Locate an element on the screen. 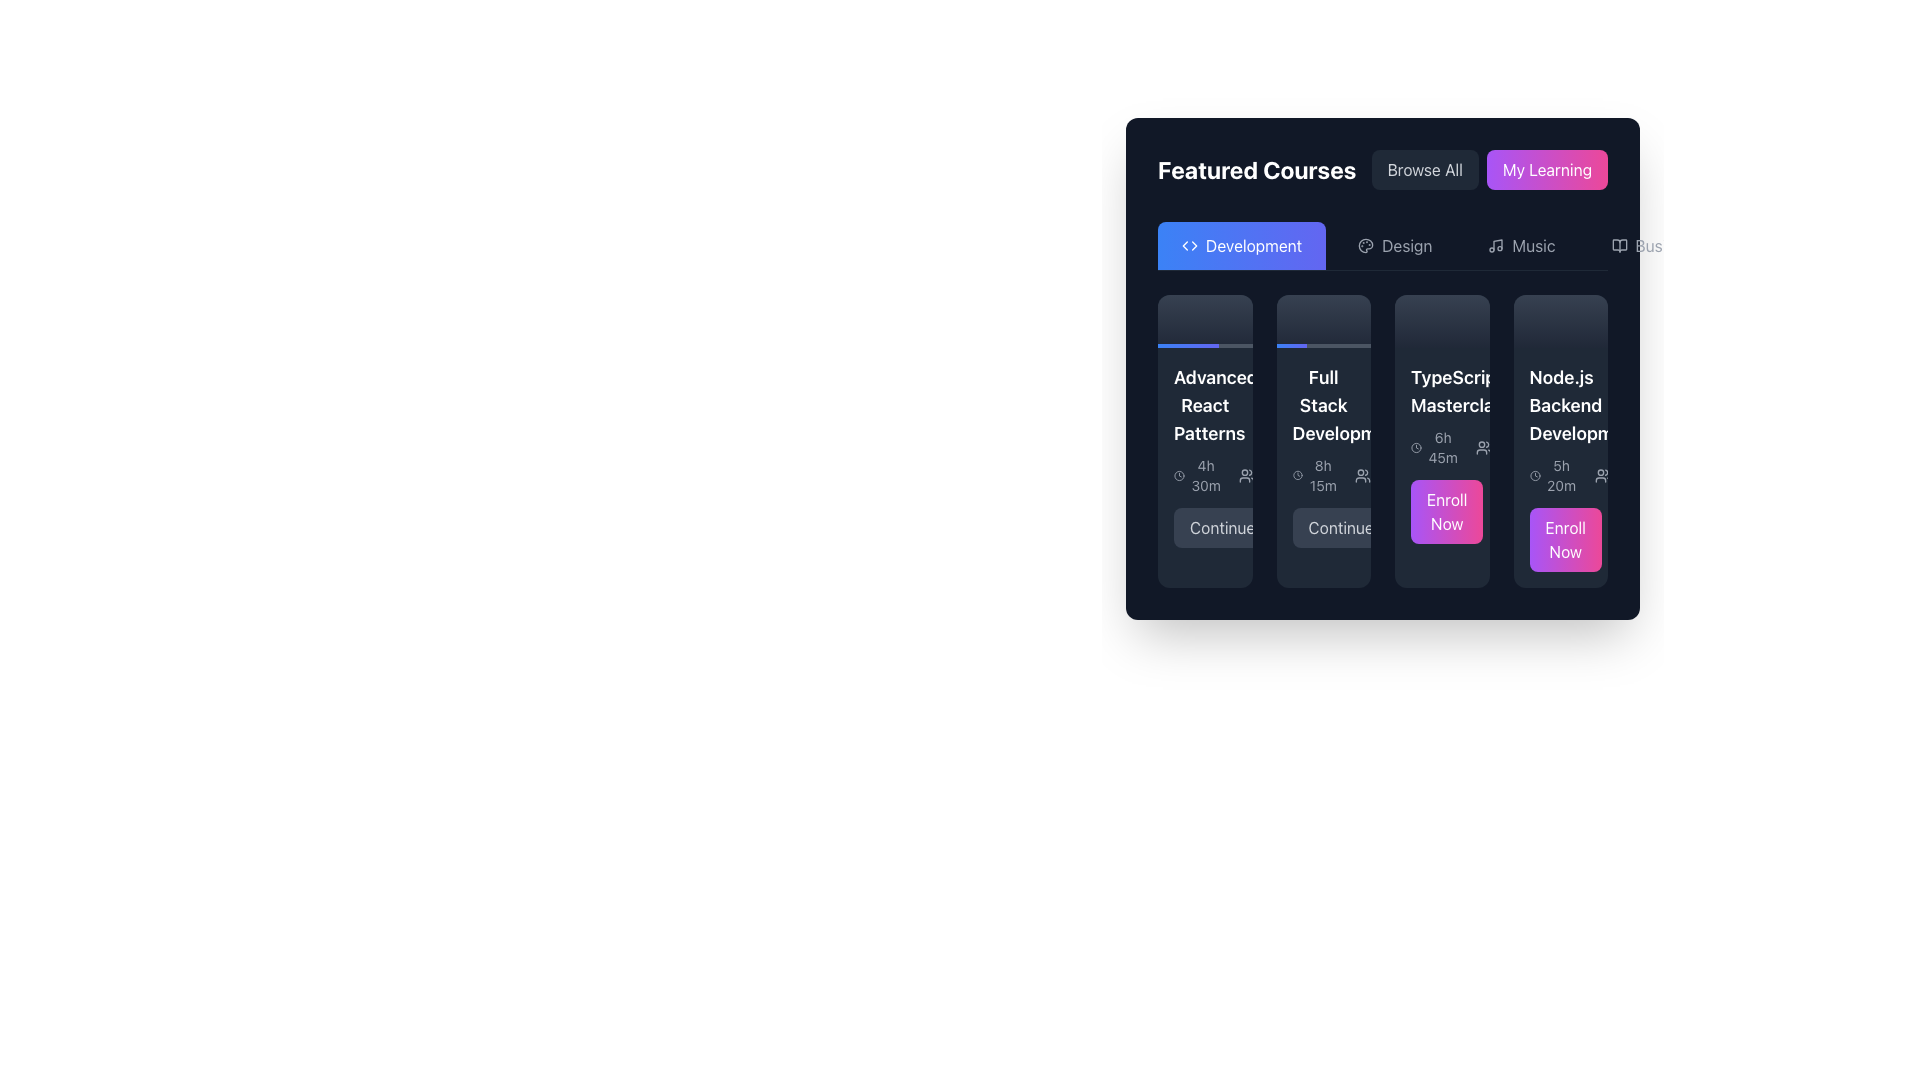  the leftmost 'Continue' button under the 'Advanced React Patterns' course card in the 'Featured Courses' section is located at coordinates (1221, 527).